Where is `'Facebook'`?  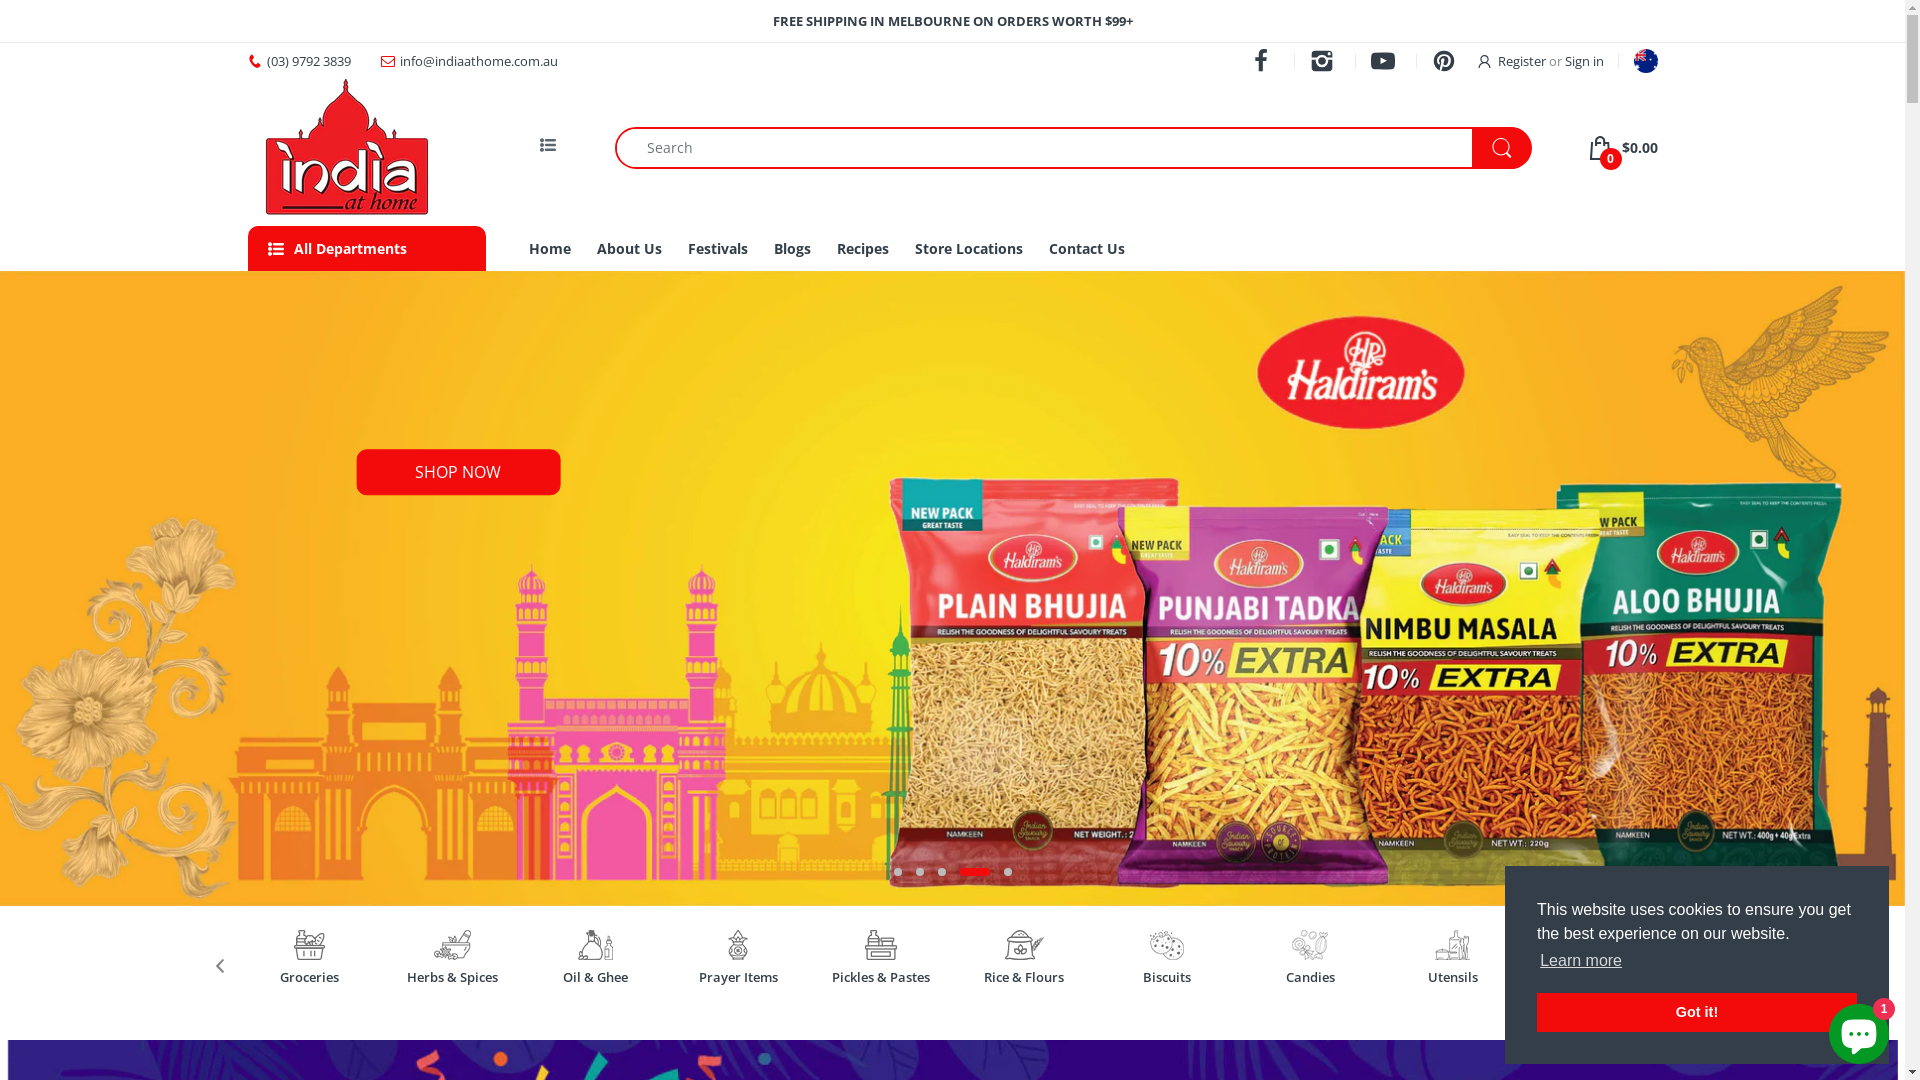
'Facebook' is located at coordinates (1262, 60).